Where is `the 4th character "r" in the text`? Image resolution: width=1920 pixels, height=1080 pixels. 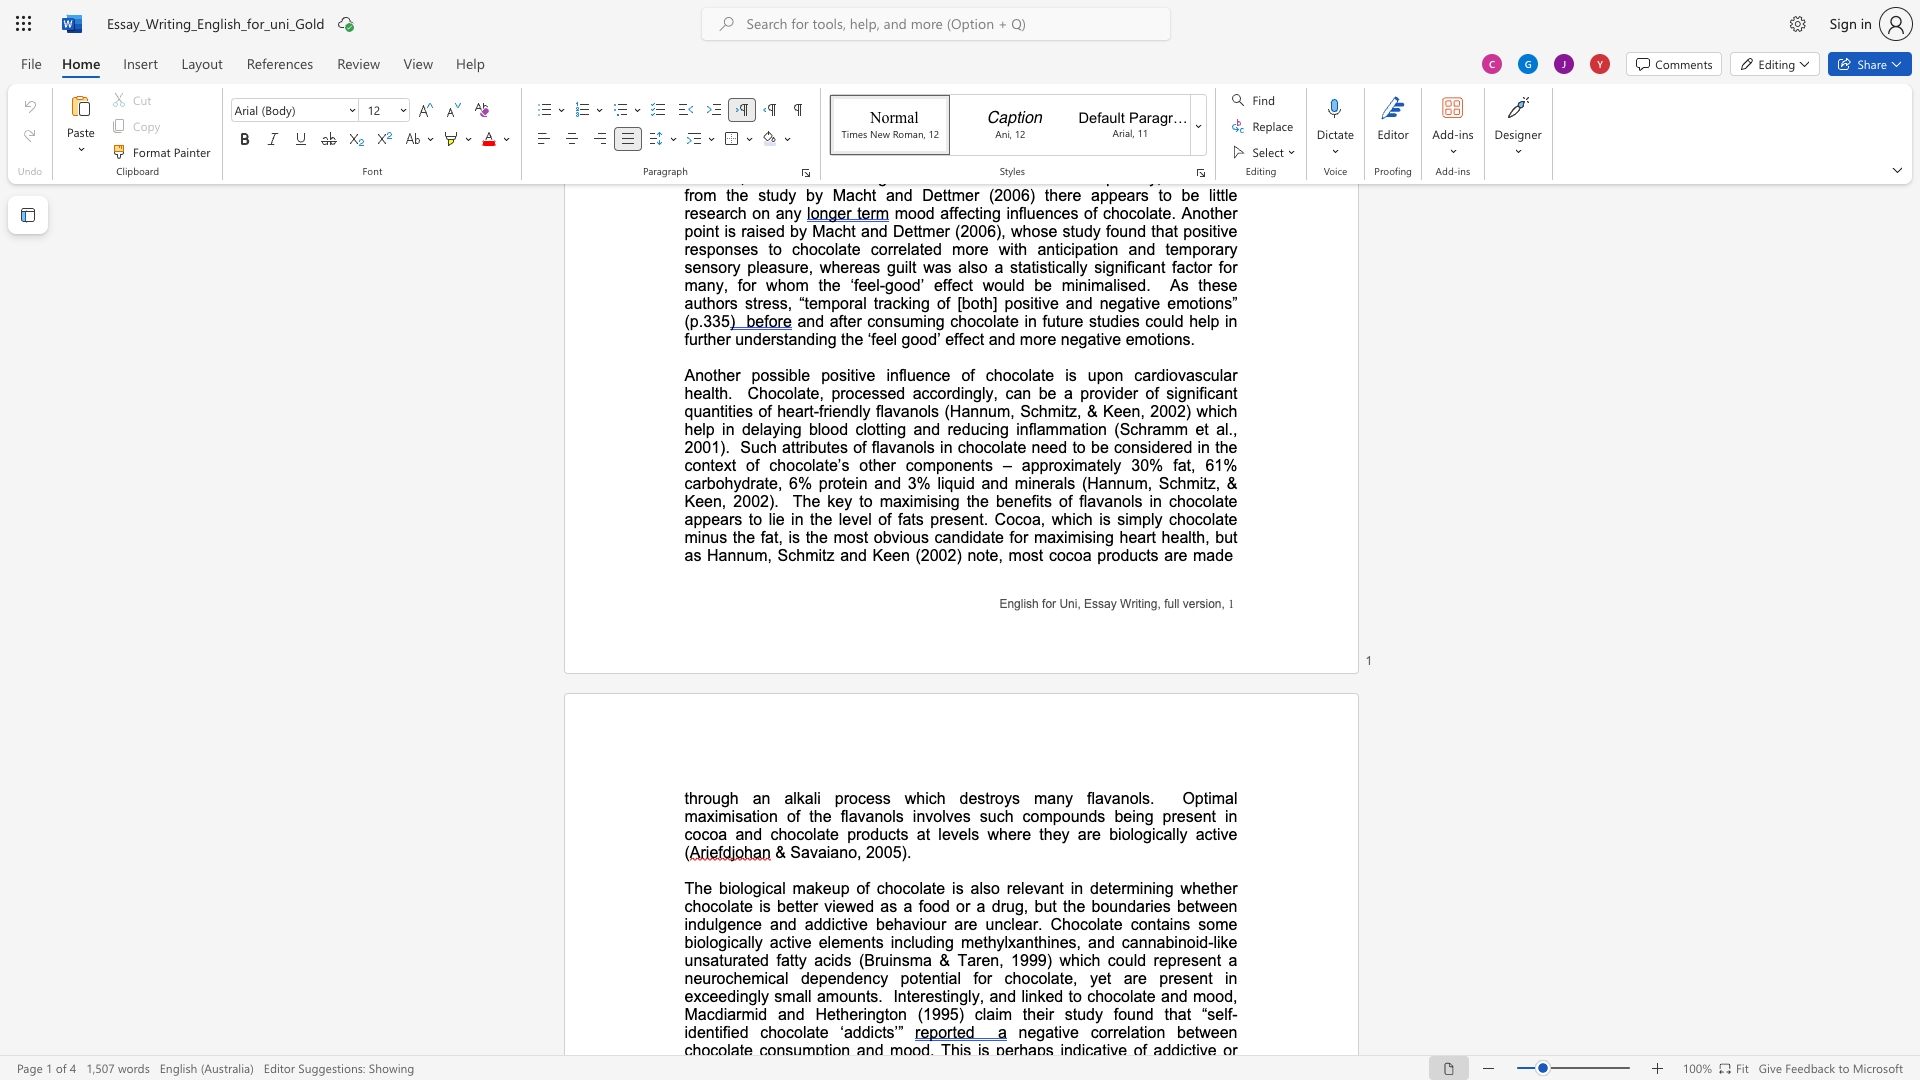 the 4th character "r" in the text is located at coordinates (1135, 393).